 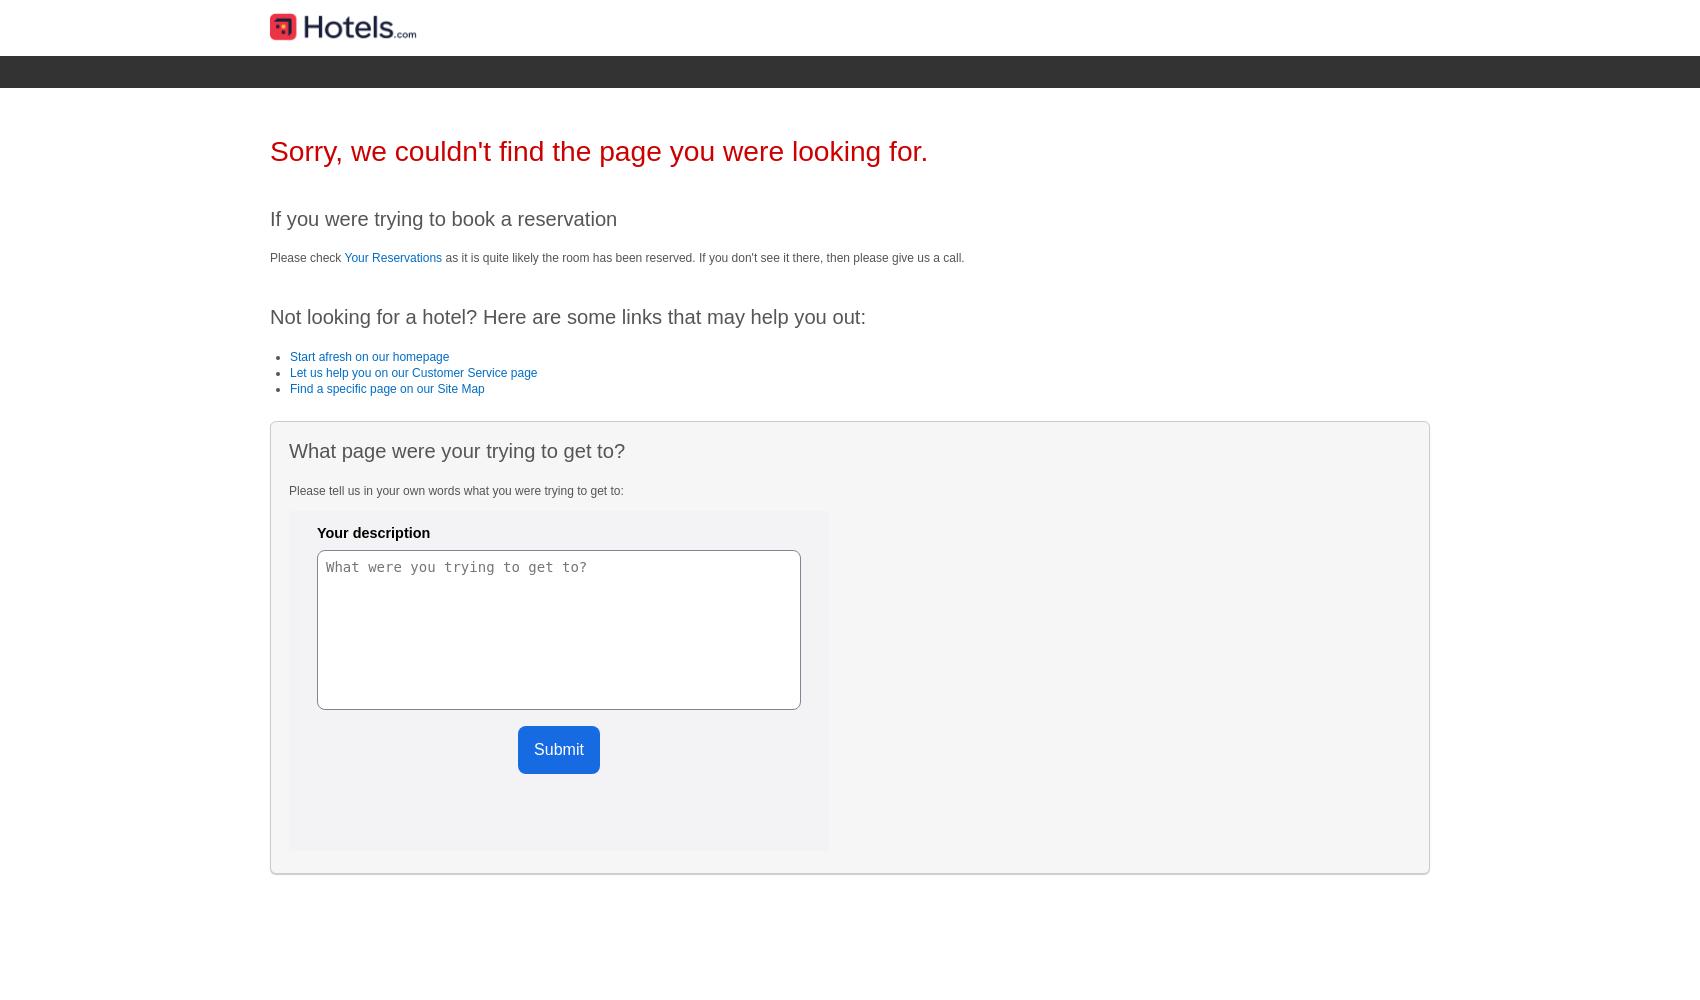 I want to click on 'Not looking for a hotel? Here are some links that may help you out:', so click(x=269, y=316).